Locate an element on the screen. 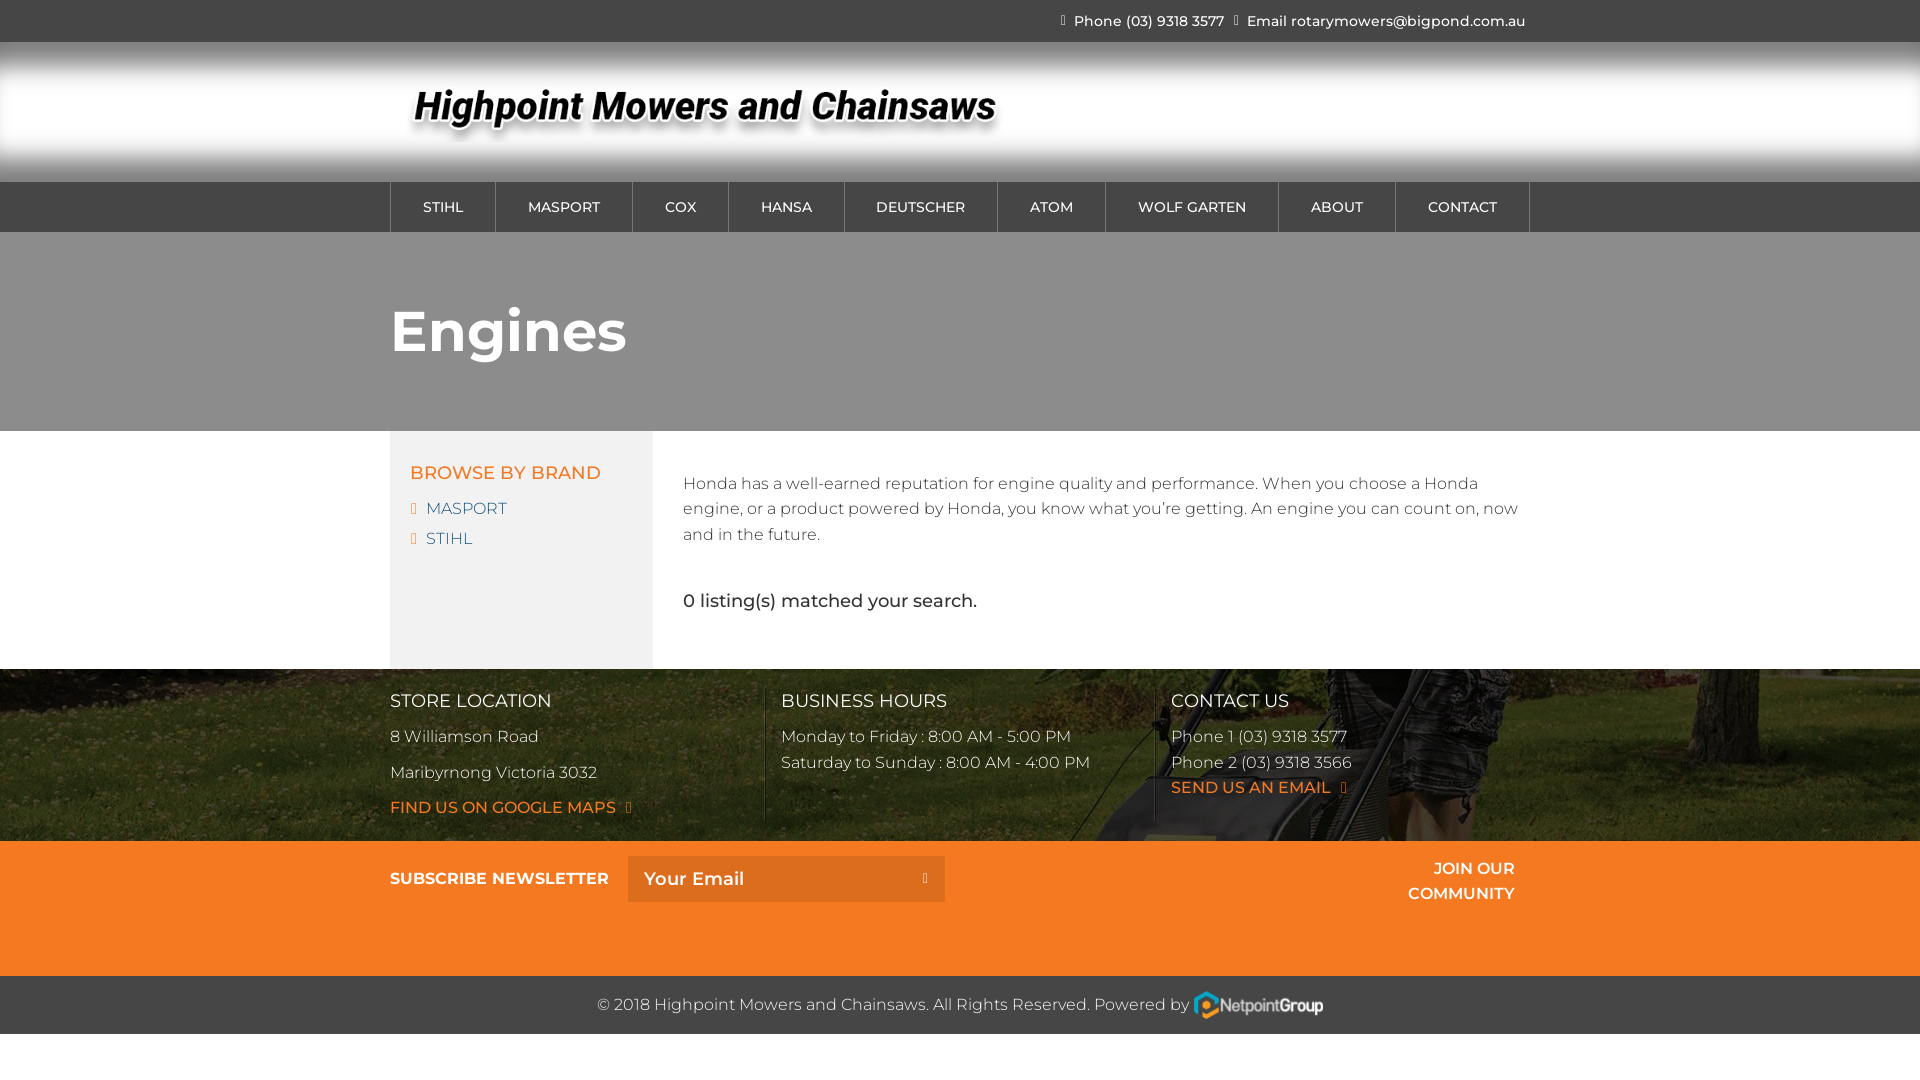 The image size is (1920, 1080). 'rotarymowers@bigpond.com.au' is located at coordinates (1406, 20).